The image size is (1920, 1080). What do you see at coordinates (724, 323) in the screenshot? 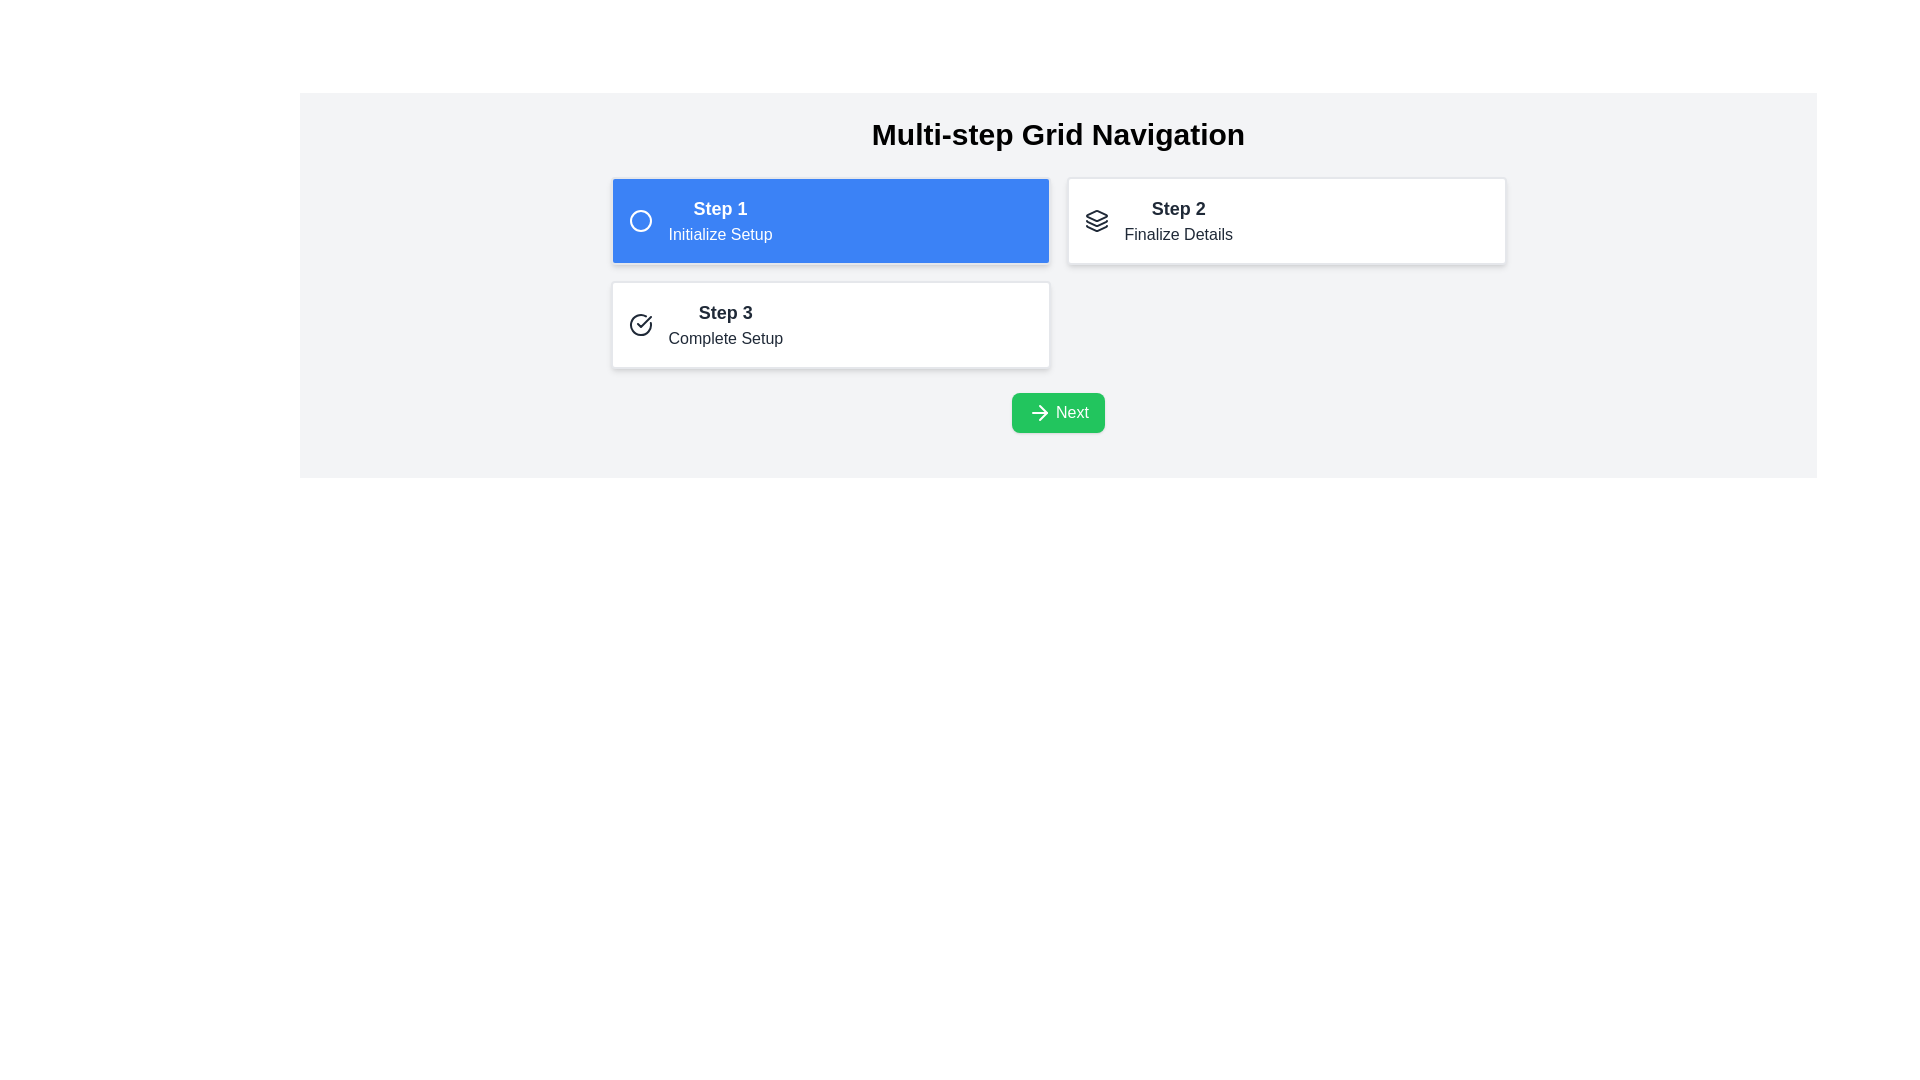
I see `the multi-line text label element that displays 'Step 3' and 'Complete Setup', located in the third card of a multi-step progression layout` at bounding box center [724, 323].